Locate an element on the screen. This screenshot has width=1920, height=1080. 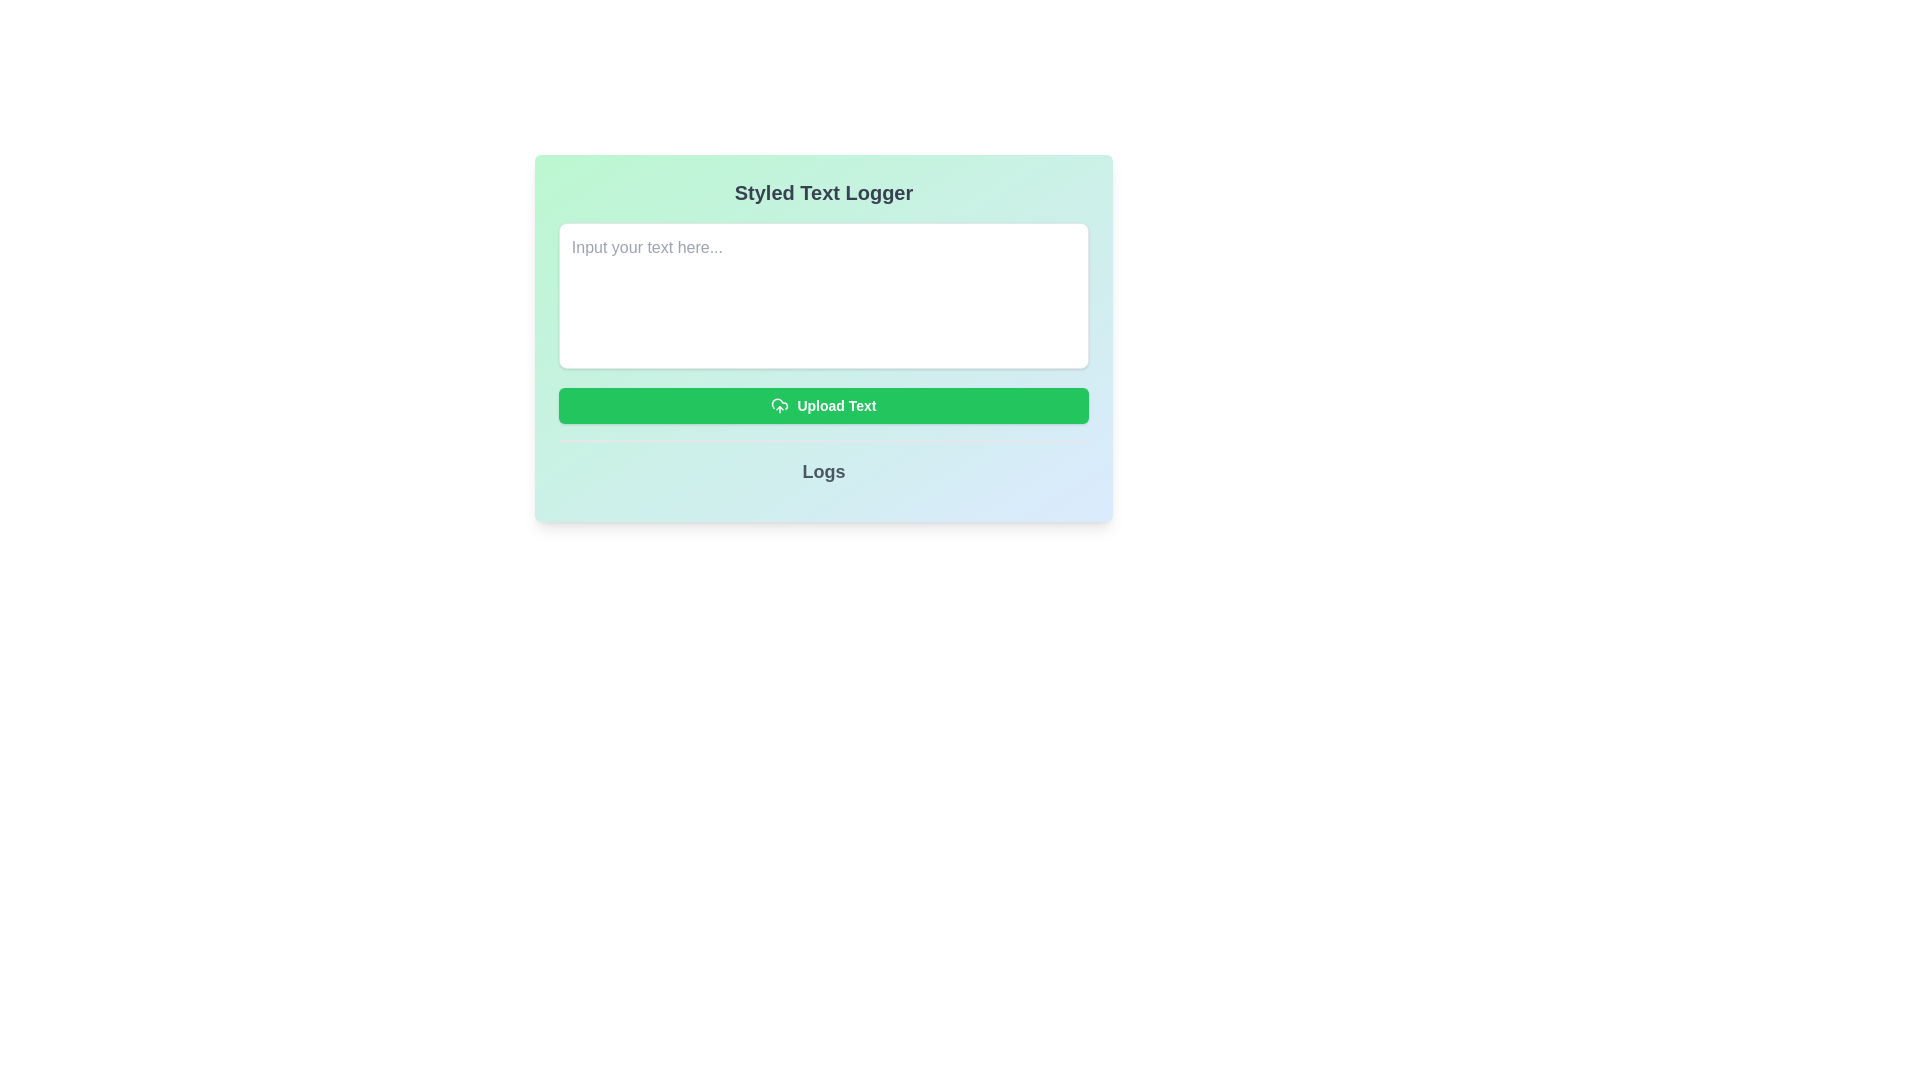
the middle graphic layer of the cloud outline within the SVG icon located immediately to the left of the 'Upload Text' button is located at coordinates (779, 404).